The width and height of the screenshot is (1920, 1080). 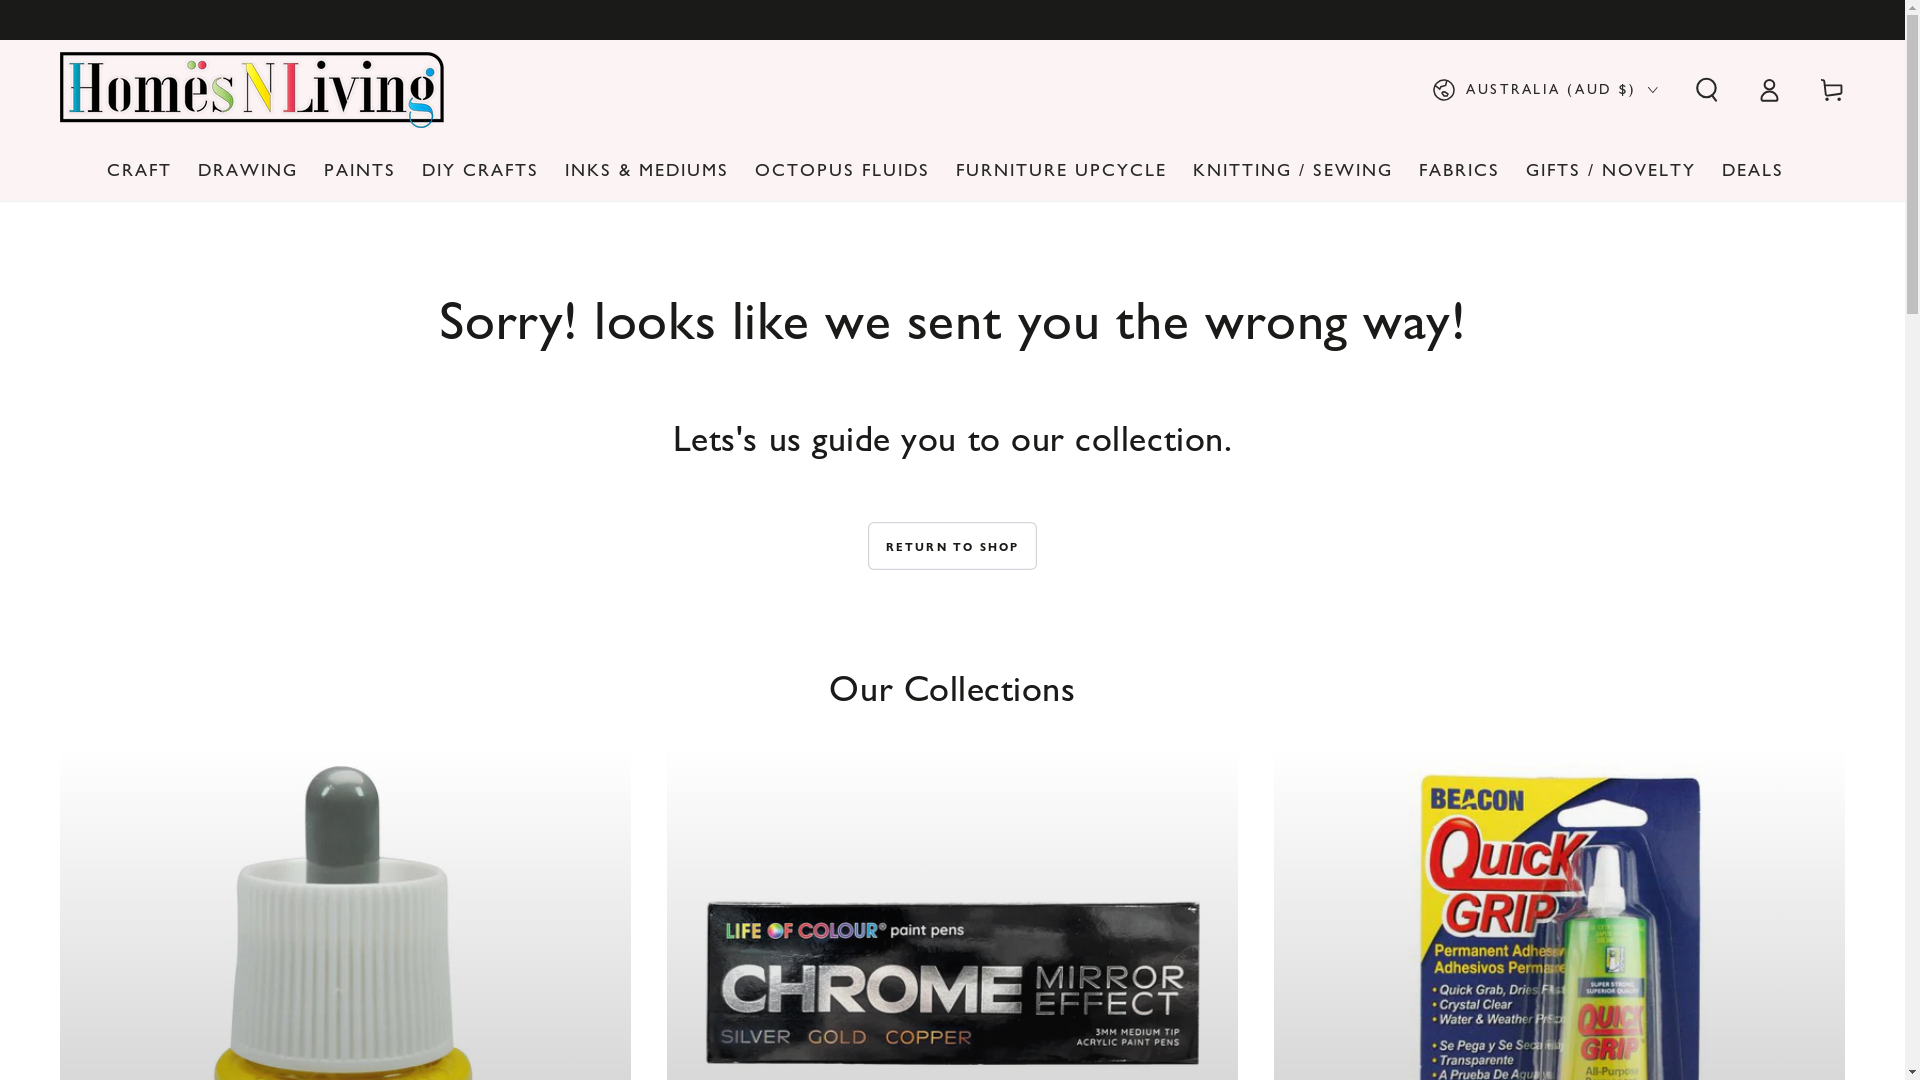 What do you see at coordinates (952, 546) in the screenshot?
I see `'RETURN TO SHOP'` at bounding box center [952, 546].